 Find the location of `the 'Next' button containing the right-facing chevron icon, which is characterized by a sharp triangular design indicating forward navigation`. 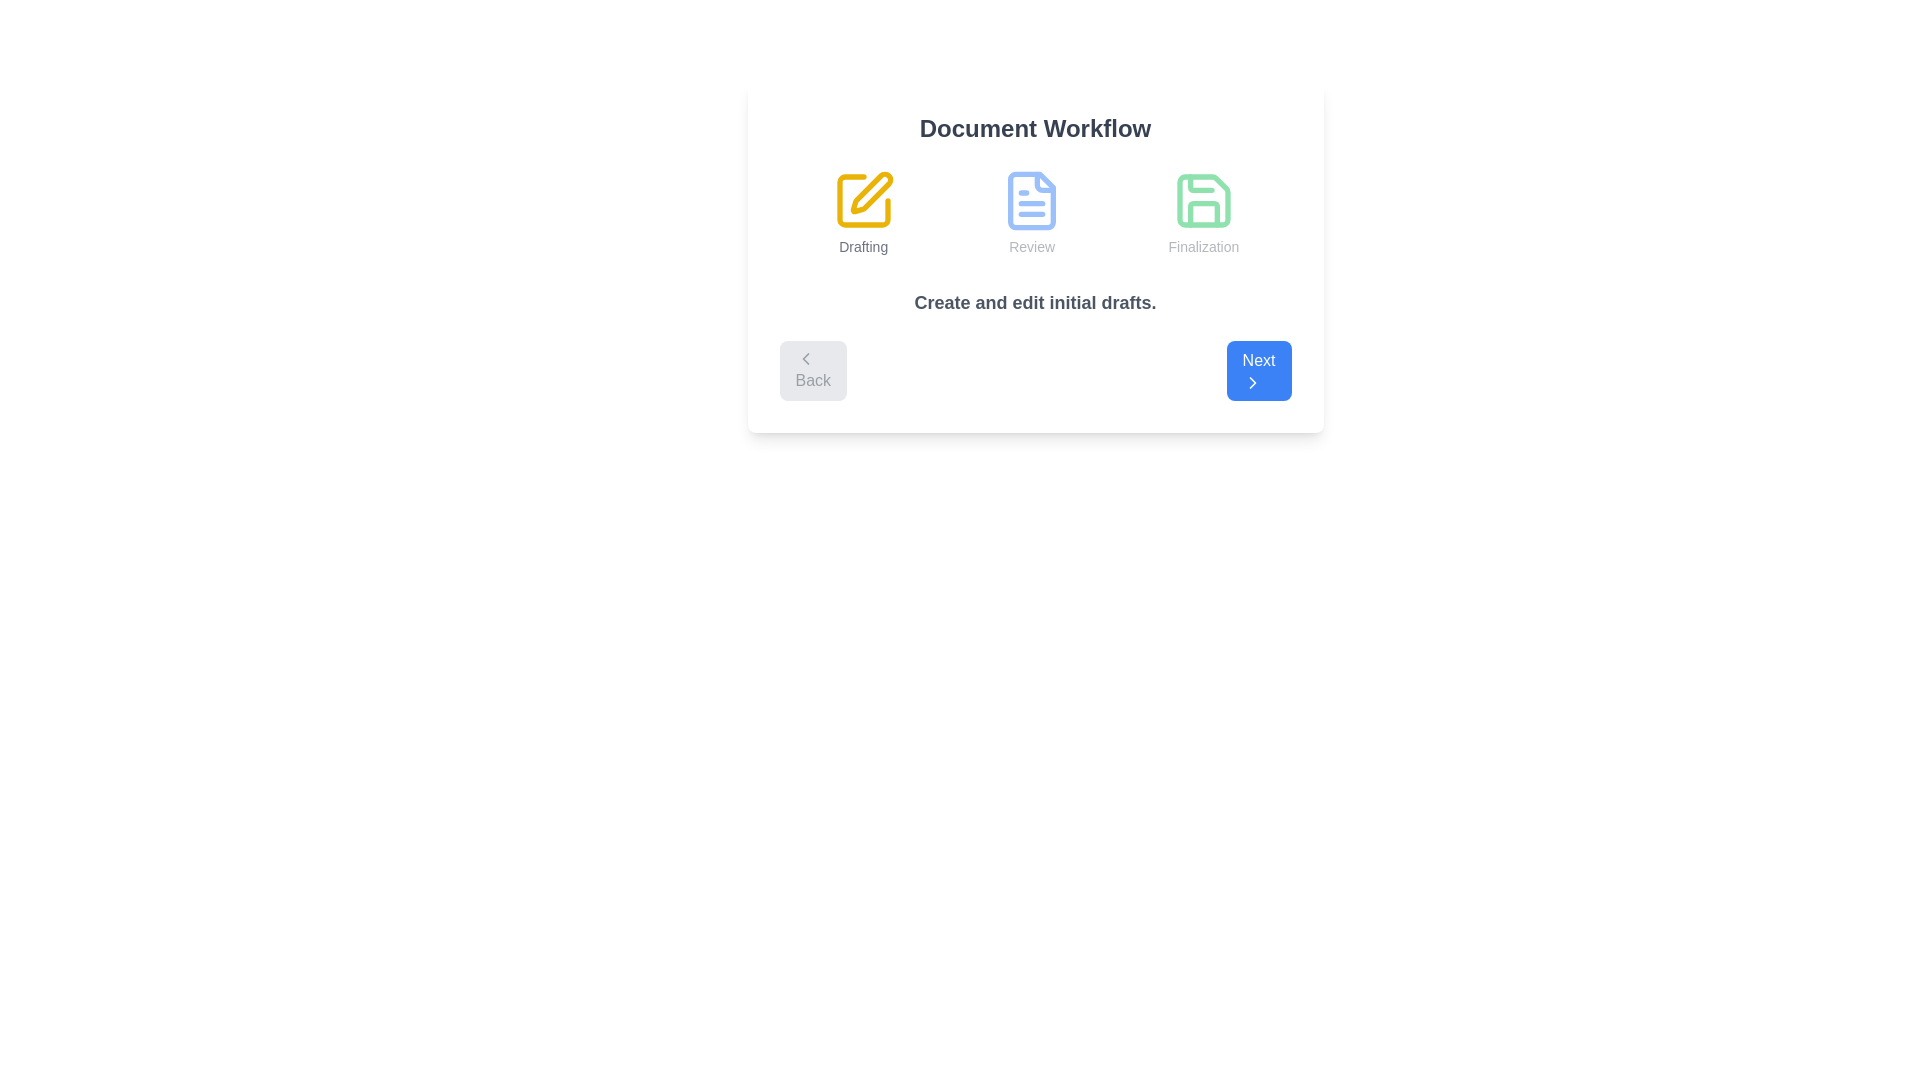

the 'Next' button containing the right-facing chevron icon, which is characterized by a sharp triangular design indicating forward navigation is located at coordinates (1251, 382).